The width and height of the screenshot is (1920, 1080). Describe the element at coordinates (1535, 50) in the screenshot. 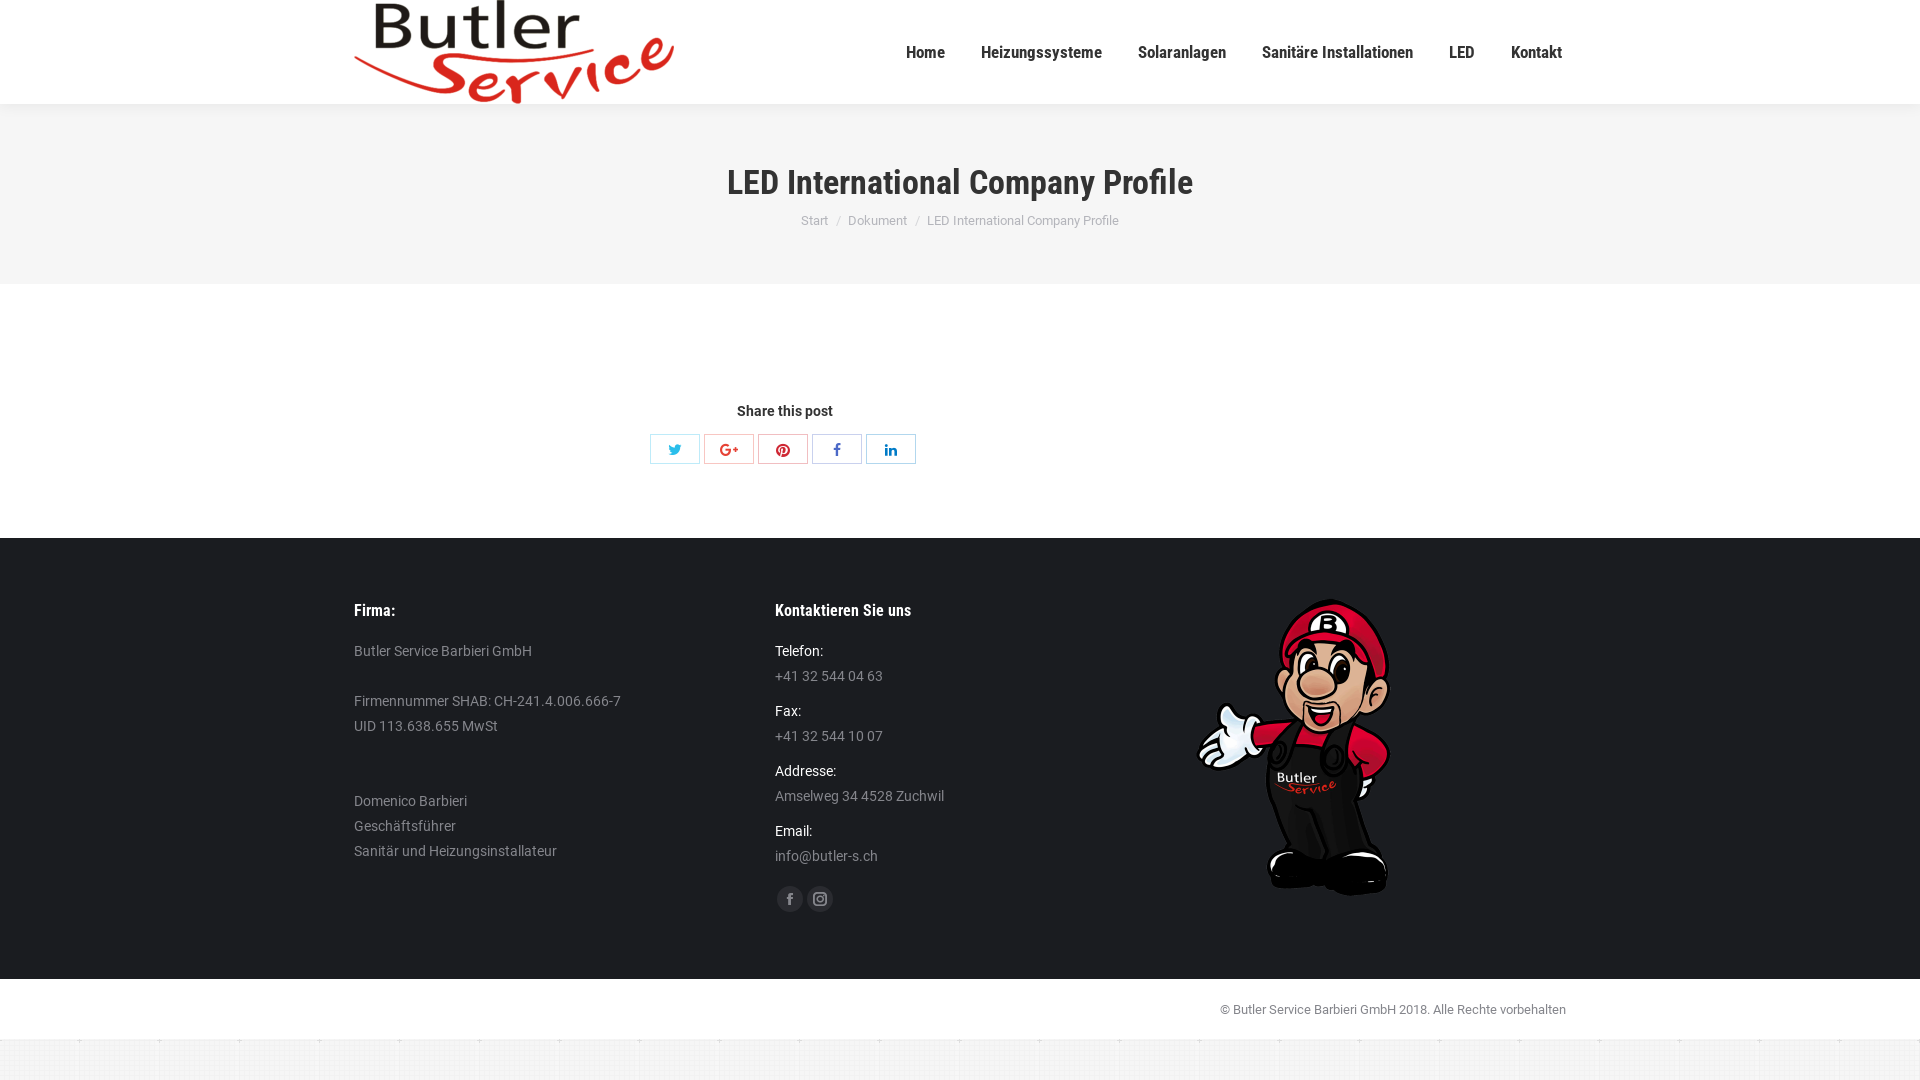

I see `'Kontakt'` at that location.